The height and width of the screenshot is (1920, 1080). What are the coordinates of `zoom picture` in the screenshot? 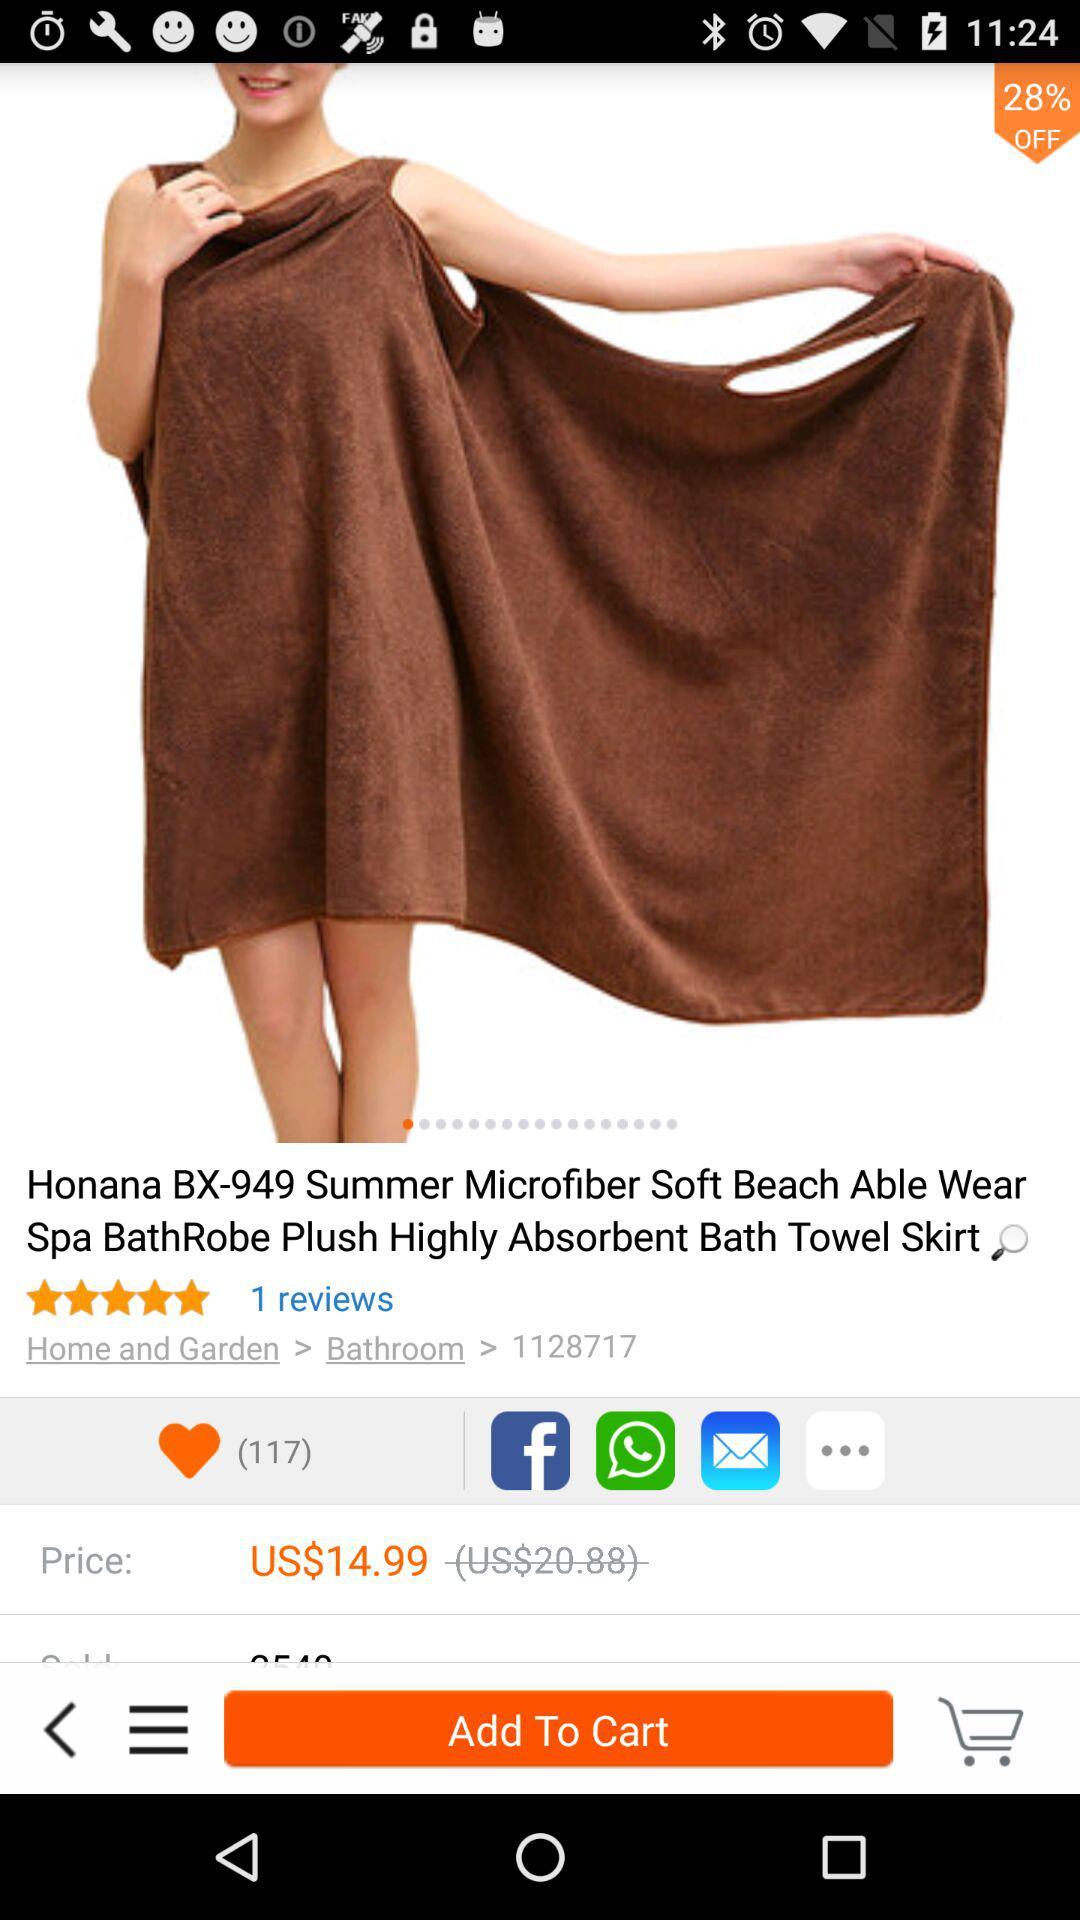 It's located at (540, 602).